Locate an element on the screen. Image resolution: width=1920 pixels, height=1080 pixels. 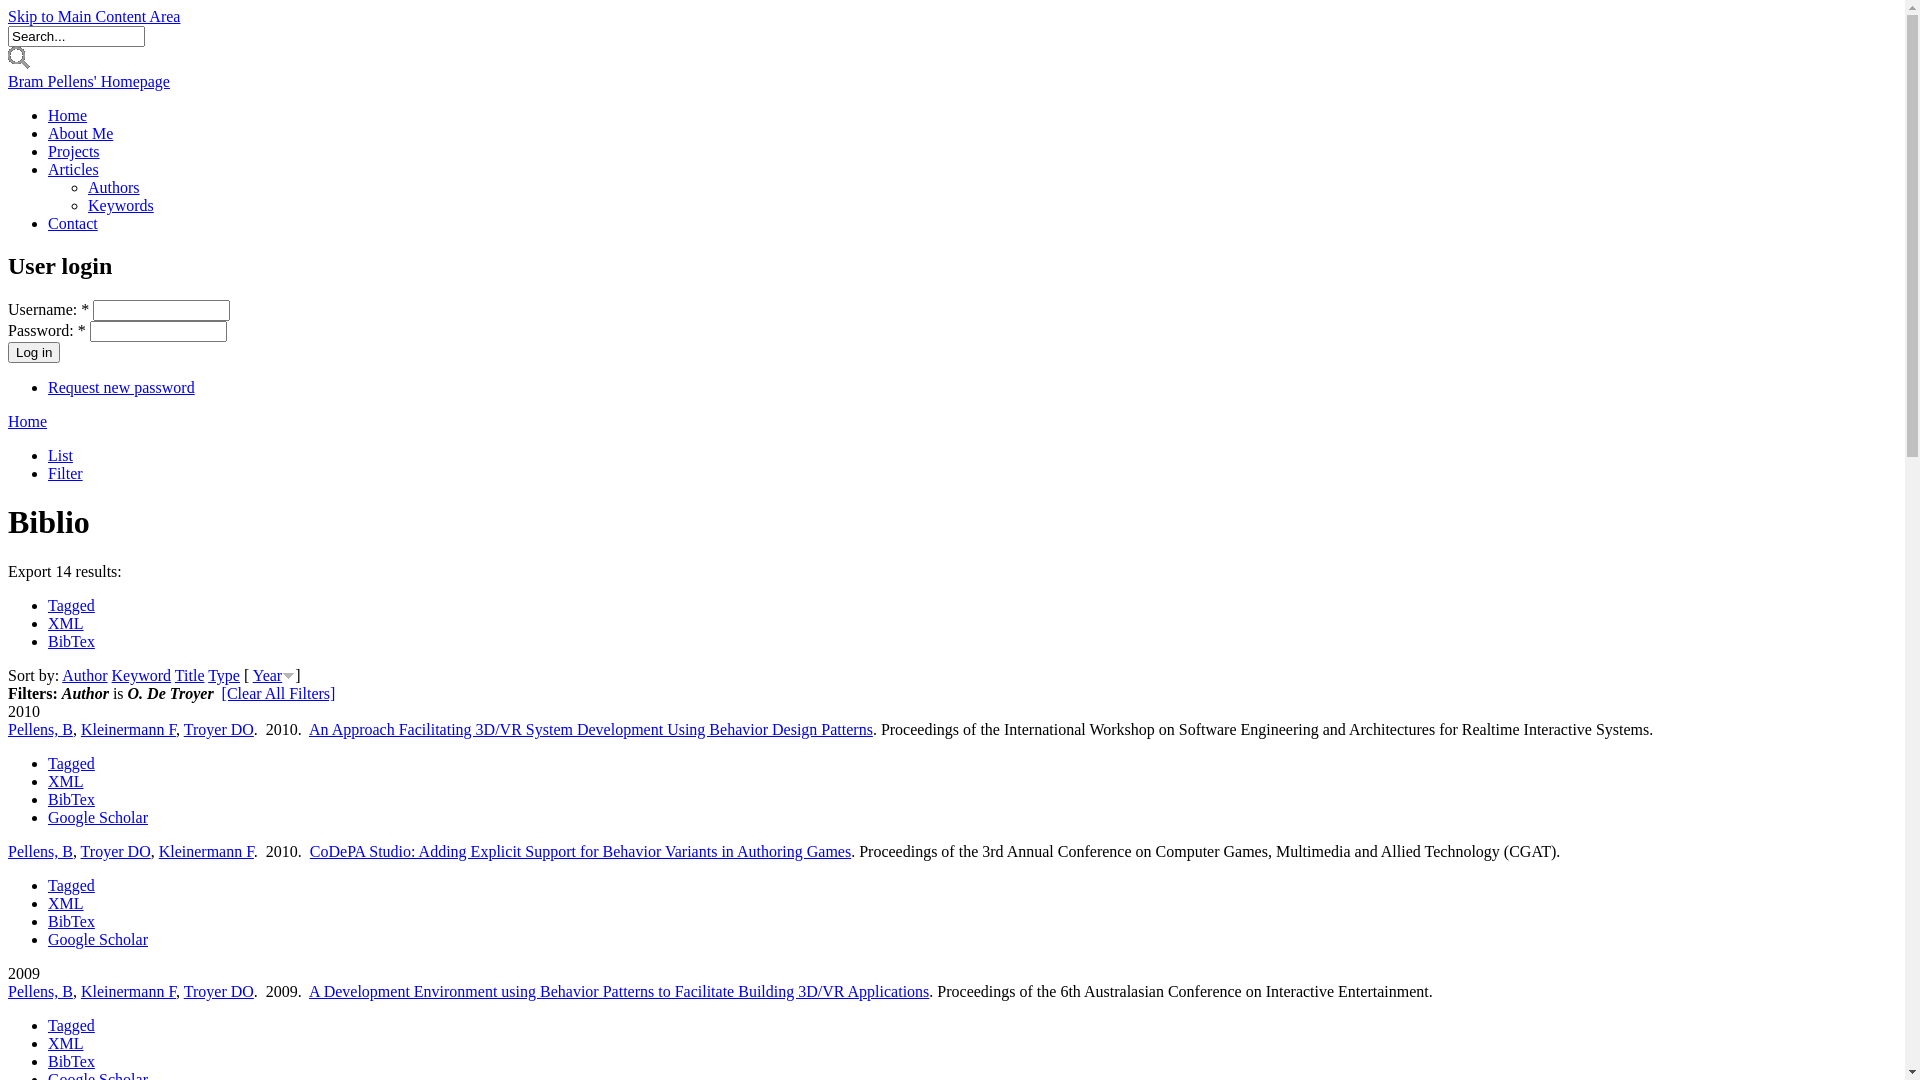
'Google Scholar' is located at coordinates (96, 817).